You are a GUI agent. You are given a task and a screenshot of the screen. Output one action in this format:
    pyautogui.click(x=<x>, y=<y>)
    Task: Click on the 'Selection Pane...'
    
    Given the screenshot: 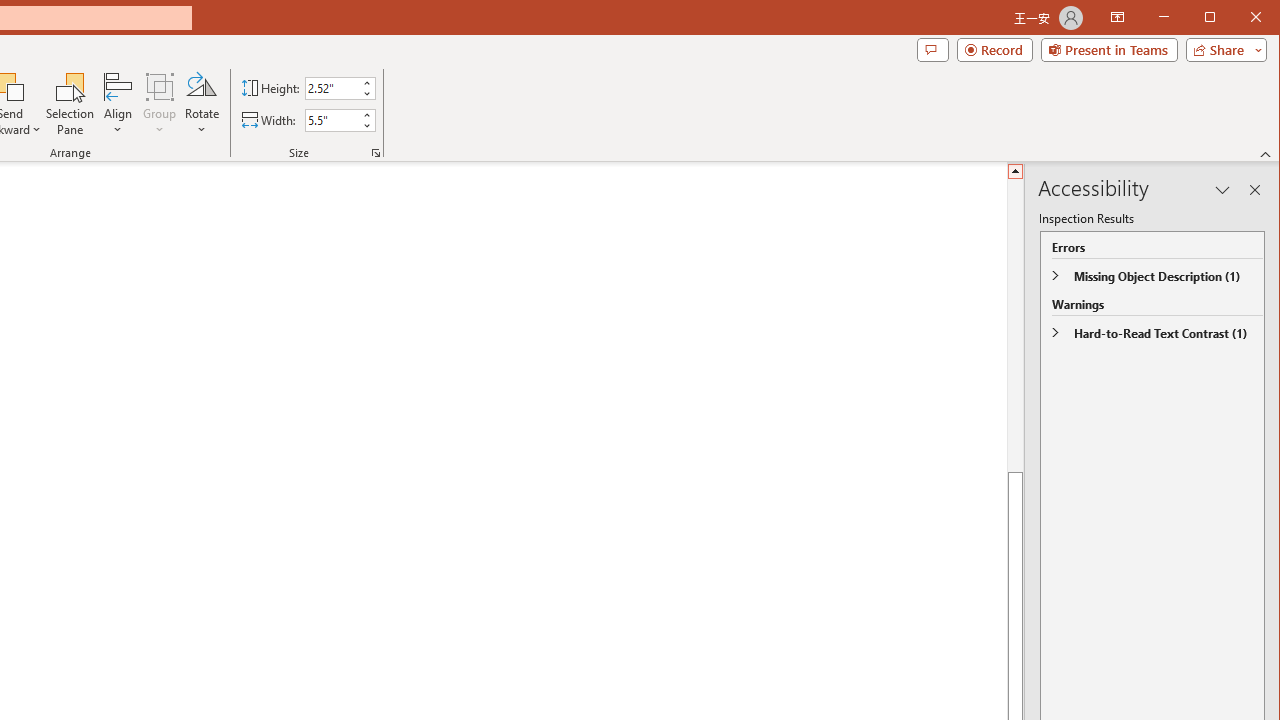 What is the action you would take?
    pyautogui.click(x=70, y=104)
    